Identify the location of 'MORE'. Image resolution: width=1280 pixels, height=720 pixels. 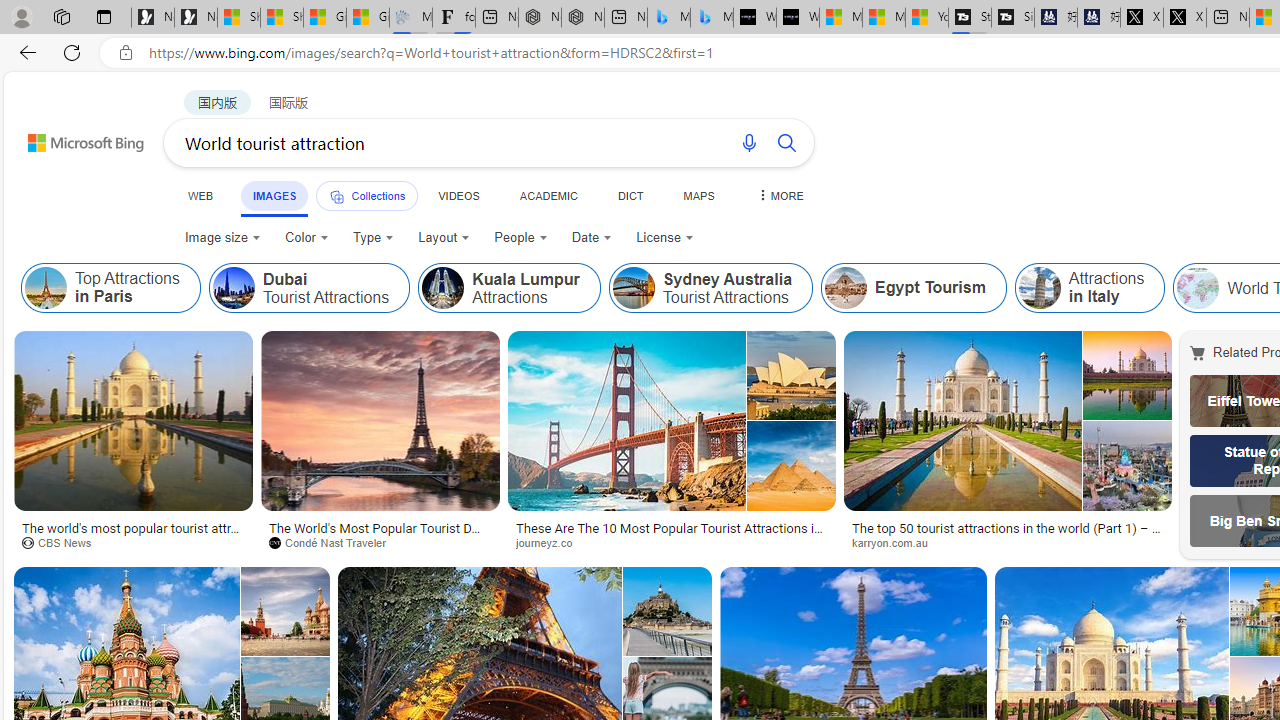
(778, 195).